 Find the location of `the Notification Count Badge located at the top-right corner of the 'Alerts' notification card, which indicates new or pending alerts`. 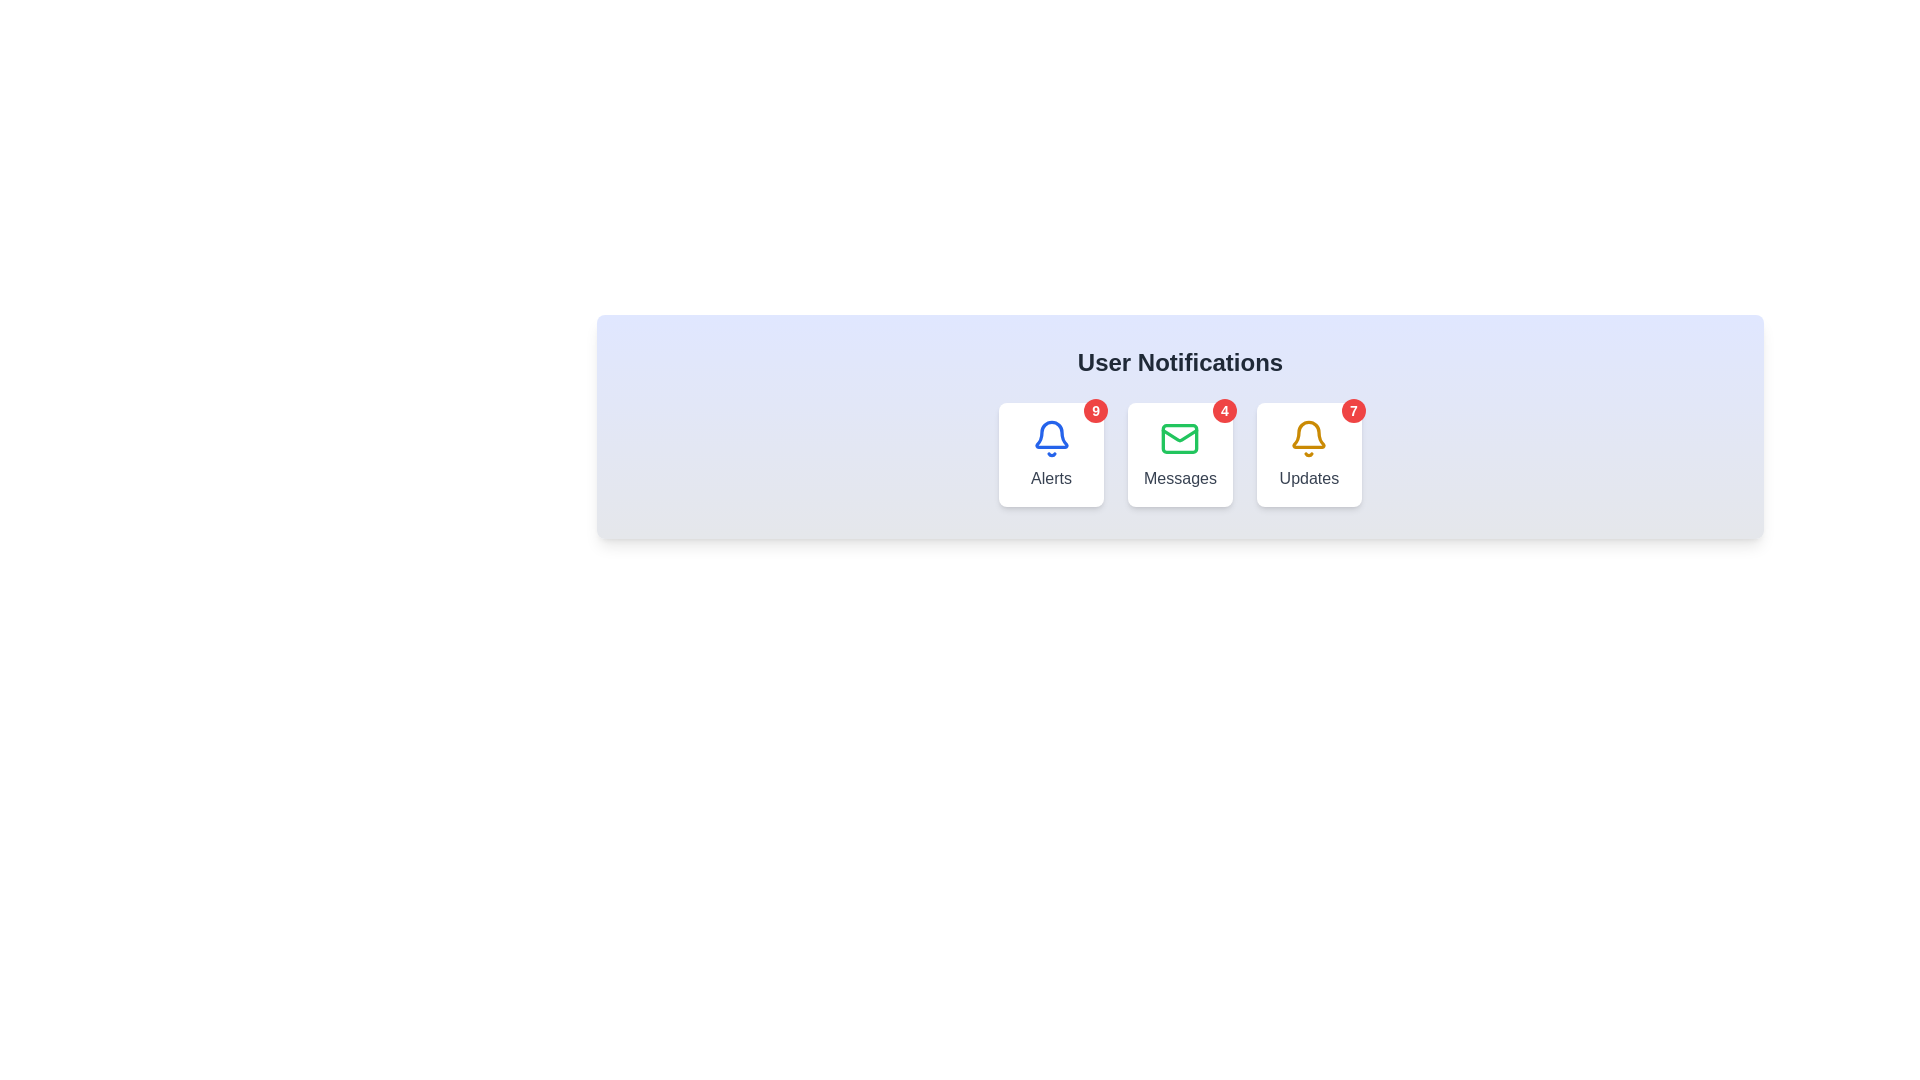

the Notification Count Badge located at the top-right corner of the 'Alerts' notification card, which indicates new or pending alerts is located at coordinates (1094, 410).